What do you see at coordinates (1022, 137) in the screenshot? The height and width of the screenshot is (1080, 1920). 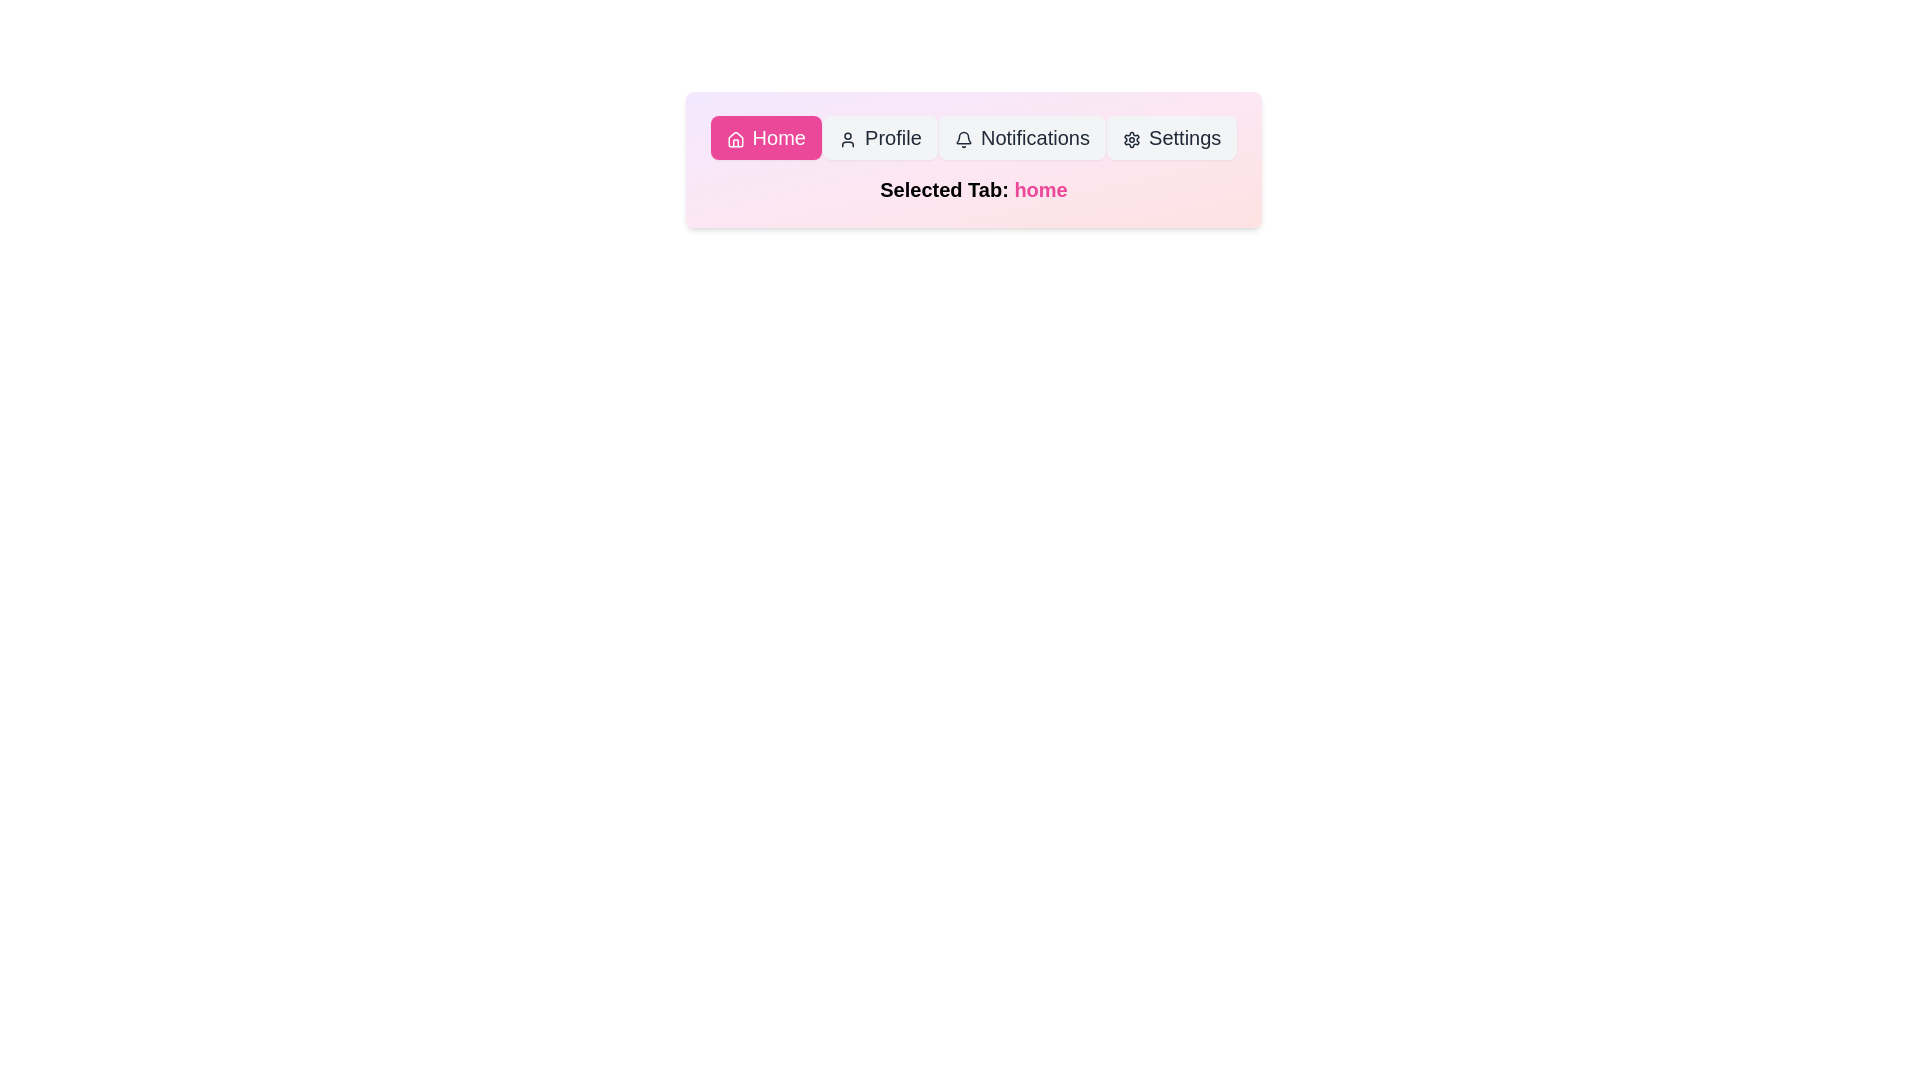 I see `the third button in the horizontal navigation bar` at bounding box center [1022, 137].